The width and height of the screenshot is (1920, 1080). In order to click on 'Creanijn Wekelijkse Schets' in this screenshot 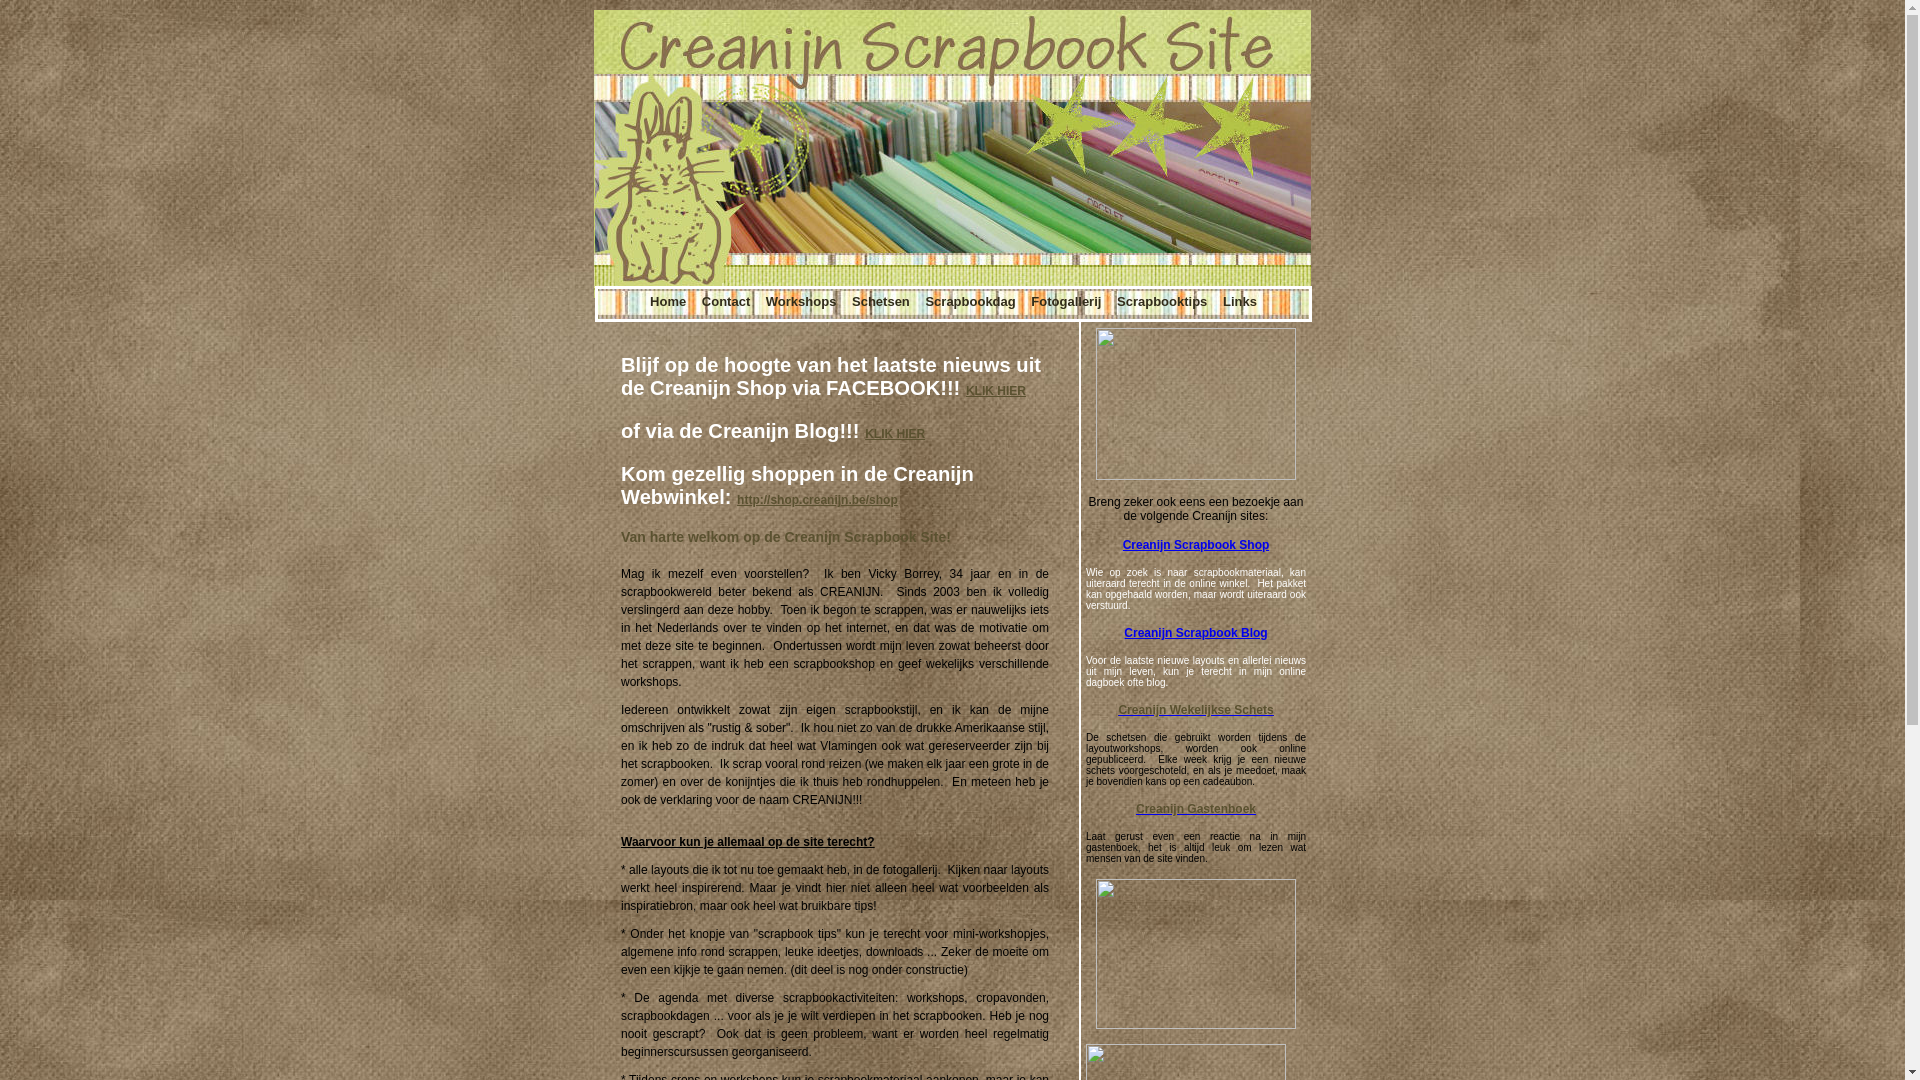, I will do `click(1195, 708)`.